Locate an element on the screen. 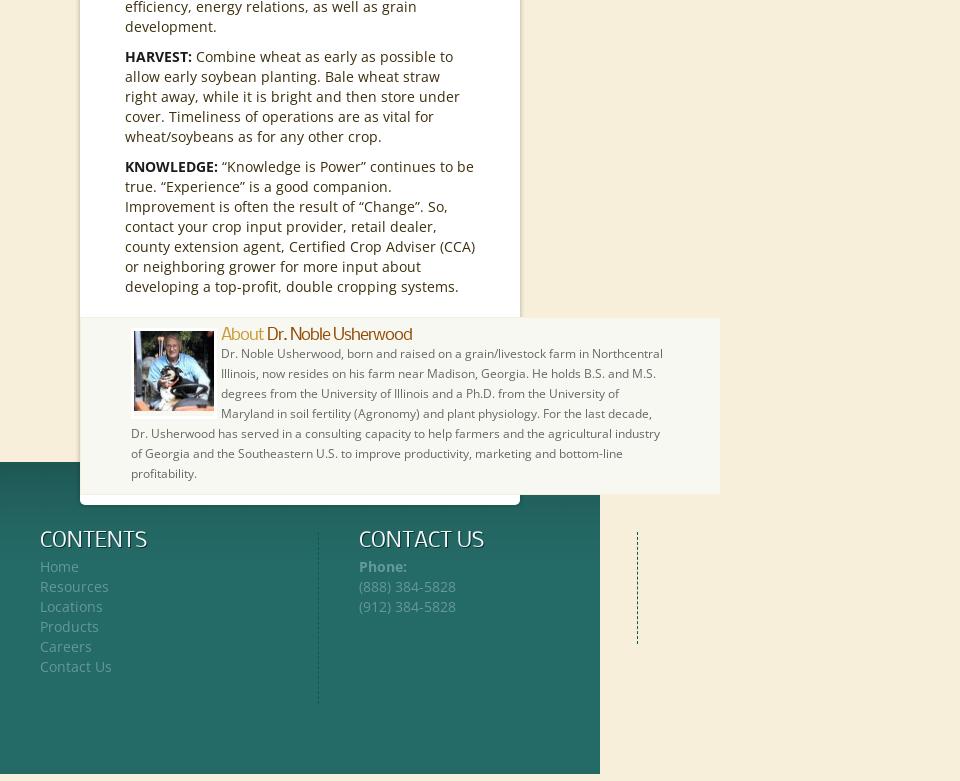  '“Knowledge is Power” continues to be true. “Experience” is a good companion. Improvement is often the result of “Change”. So, contact your crop input provider, retail dealer, county extension agent, Certified Crop Adviser (CCA) or neighboring grower for more input about developing a top-profit, double cropping systems.' is located at coordinates (299, 225).